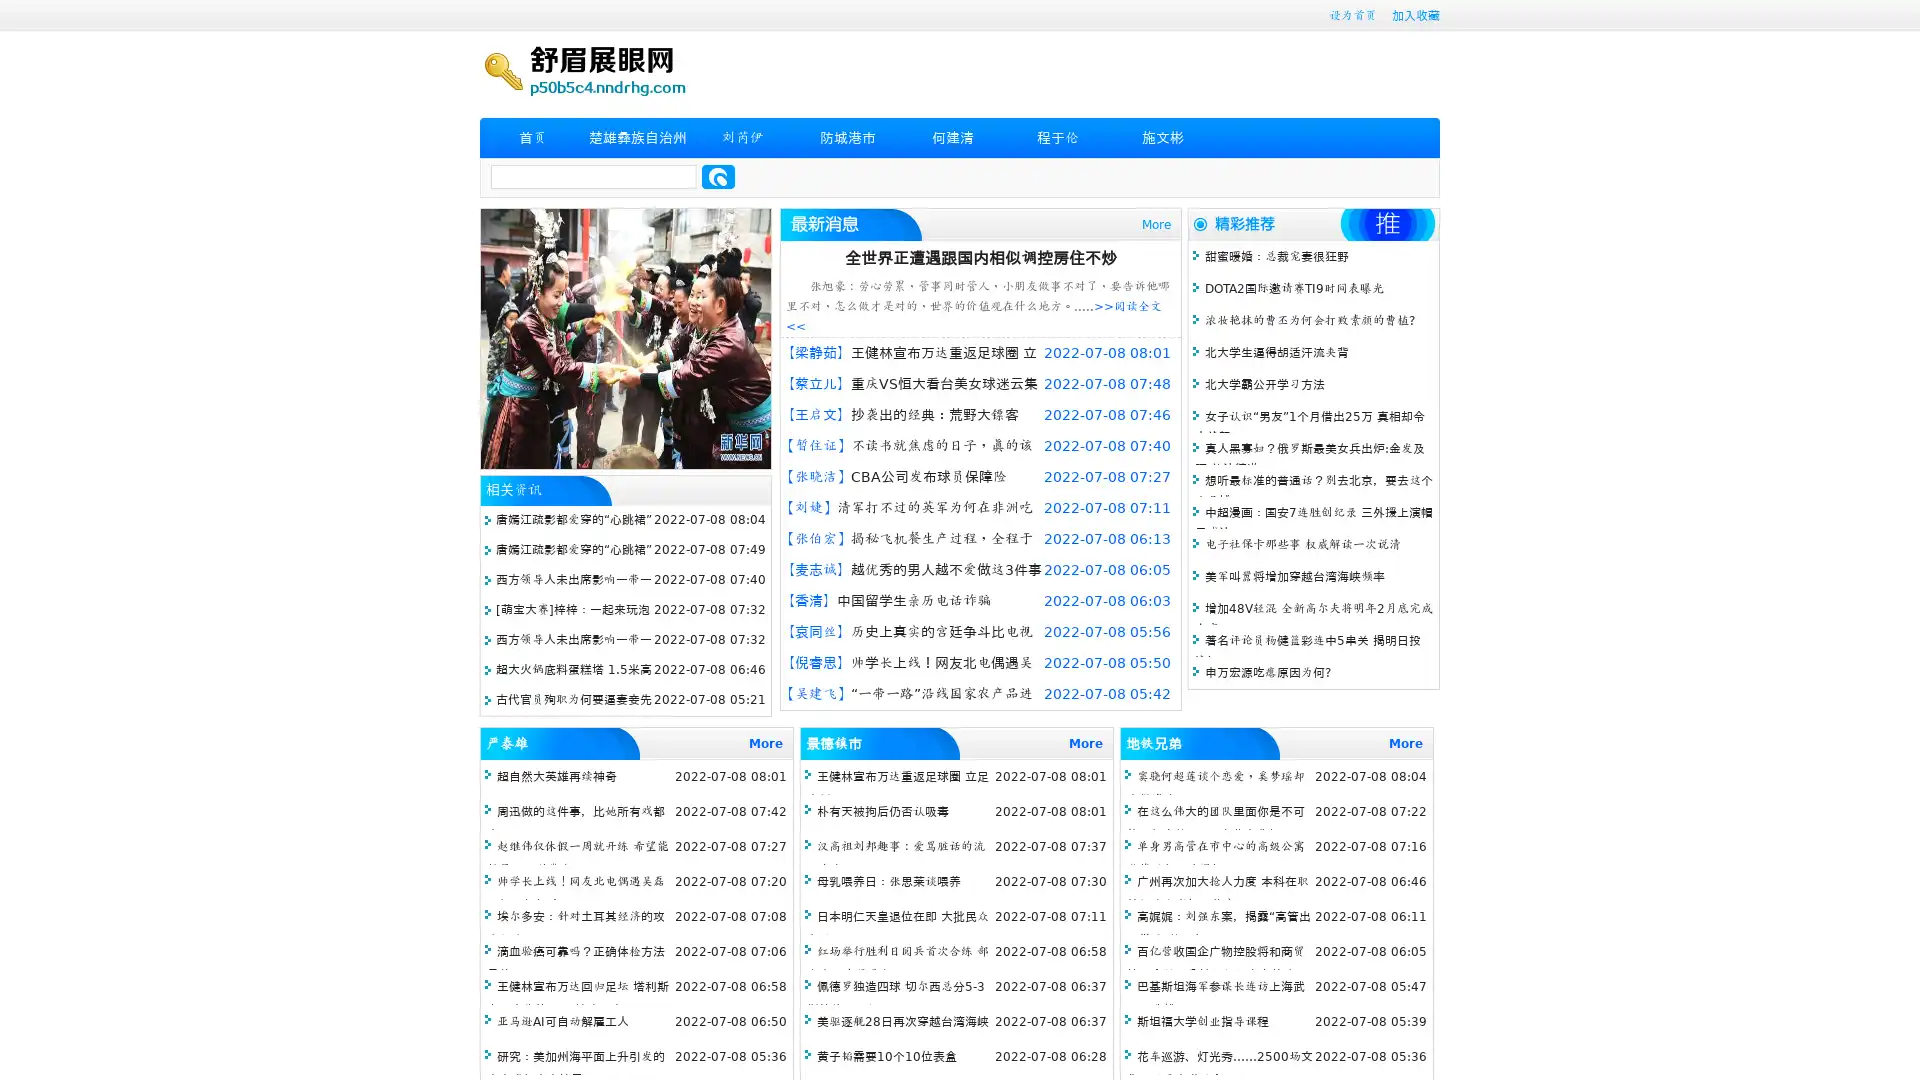 This screenshot has width=1920, height=1080. Describe the element at coordinates (718, 176) in the screenshot. I see `Search` at that location.